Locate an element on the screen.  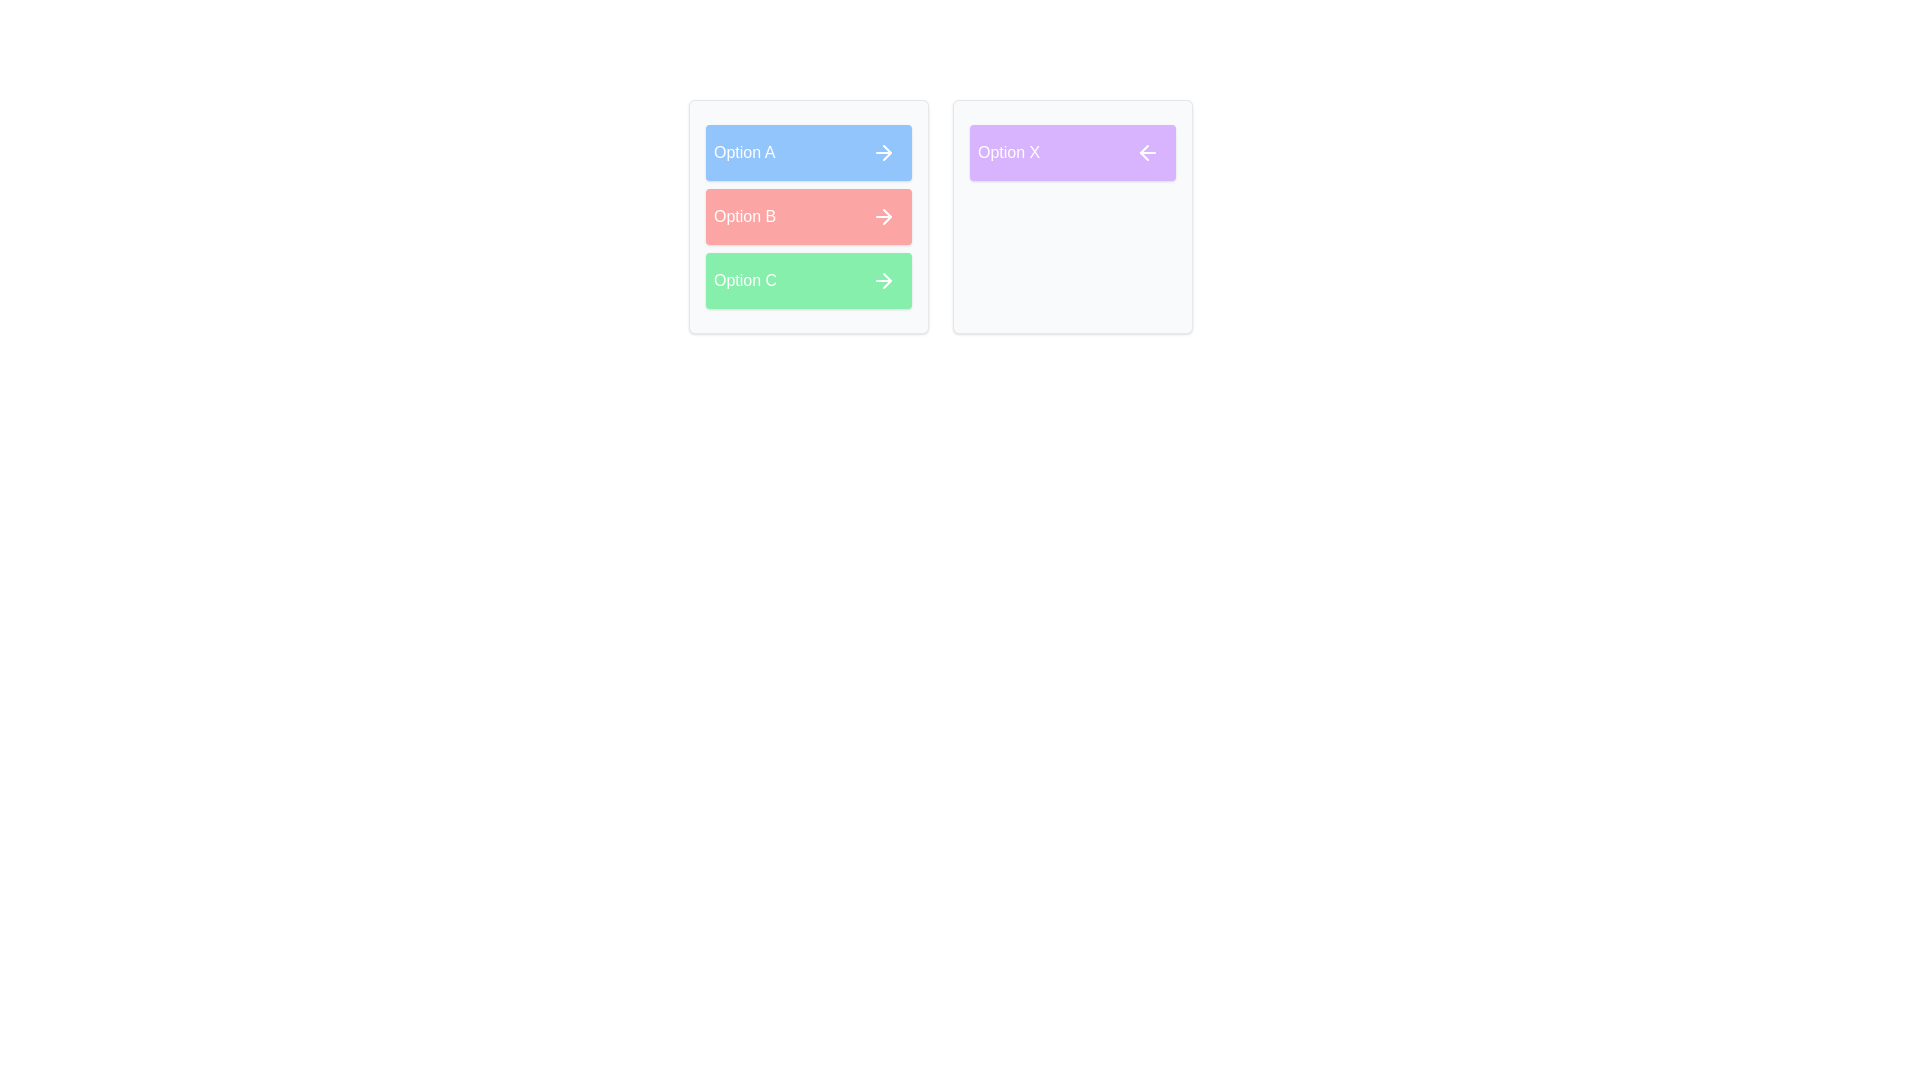
'Move to Right' button for the item Option A in the source list is located at coordinates (882, 152).